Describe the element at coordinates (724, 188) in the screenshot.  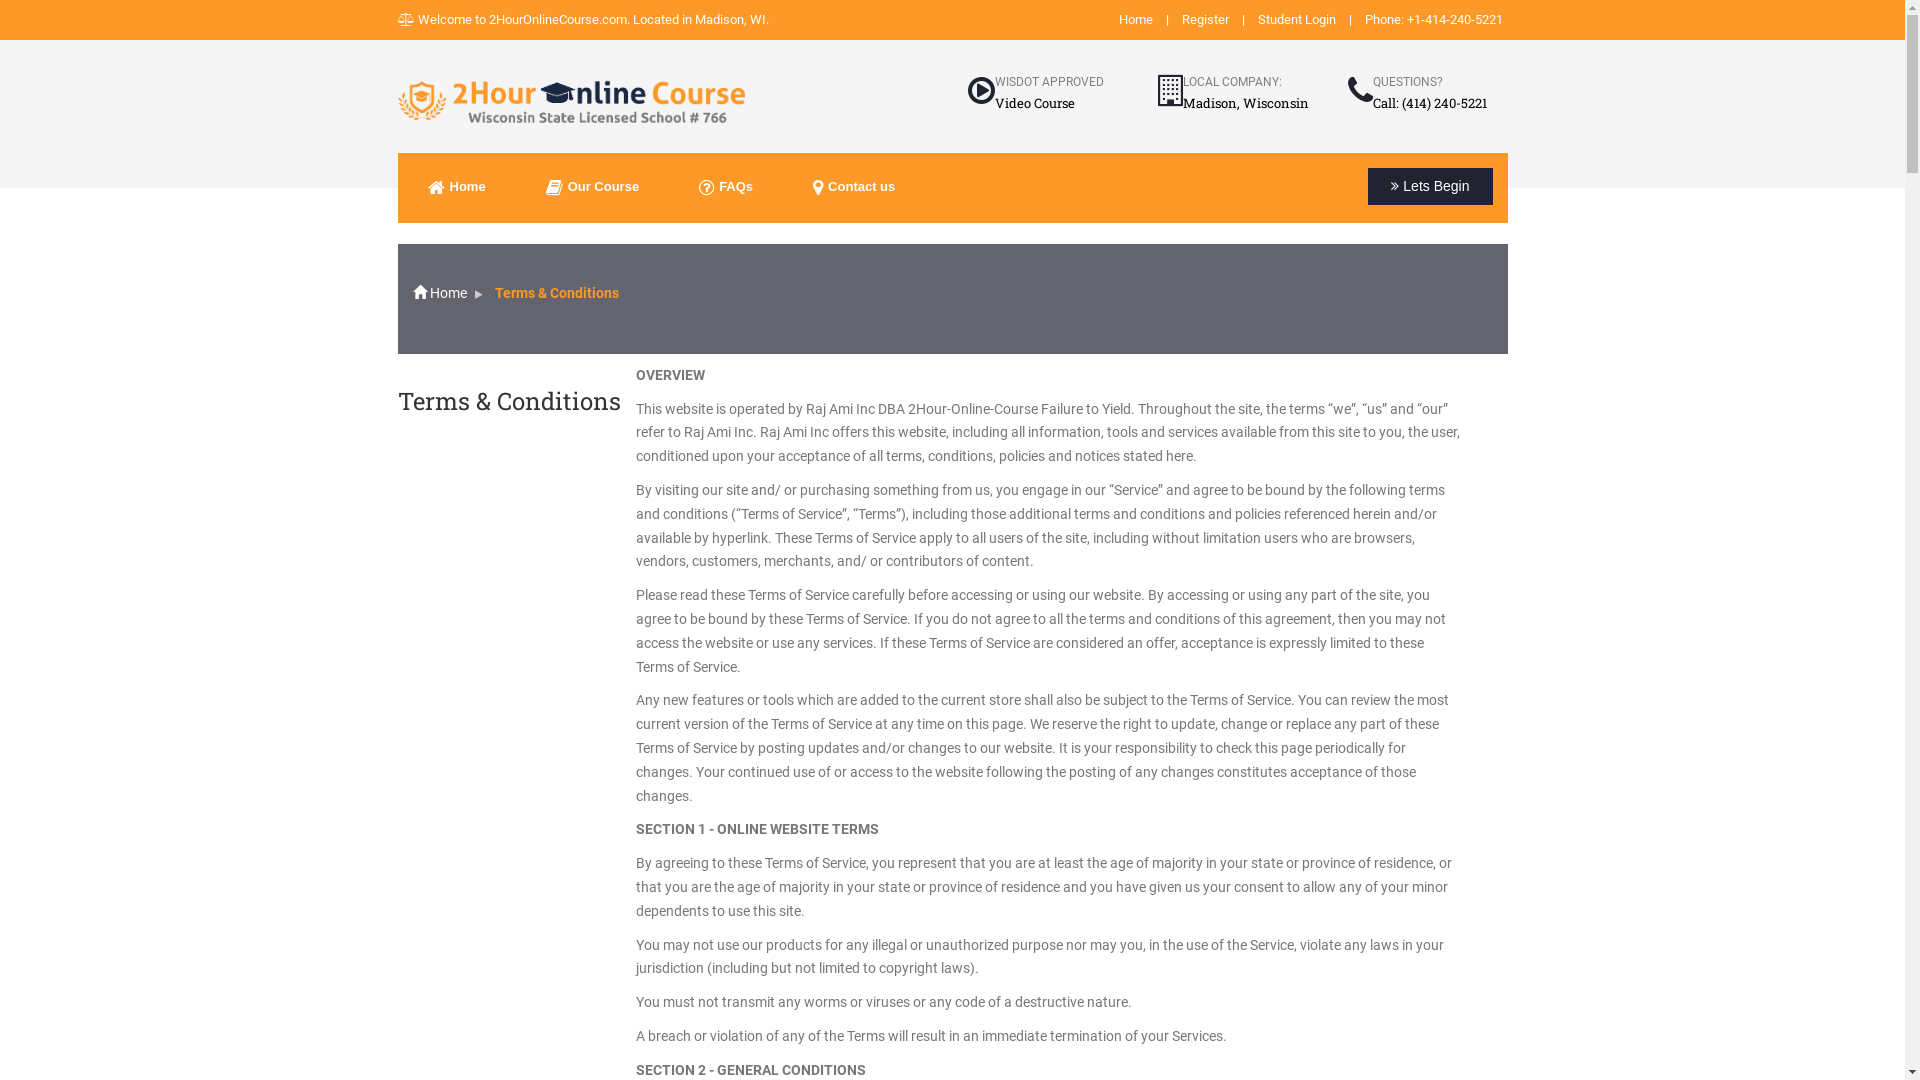
I see `'FAQs'` at that location.